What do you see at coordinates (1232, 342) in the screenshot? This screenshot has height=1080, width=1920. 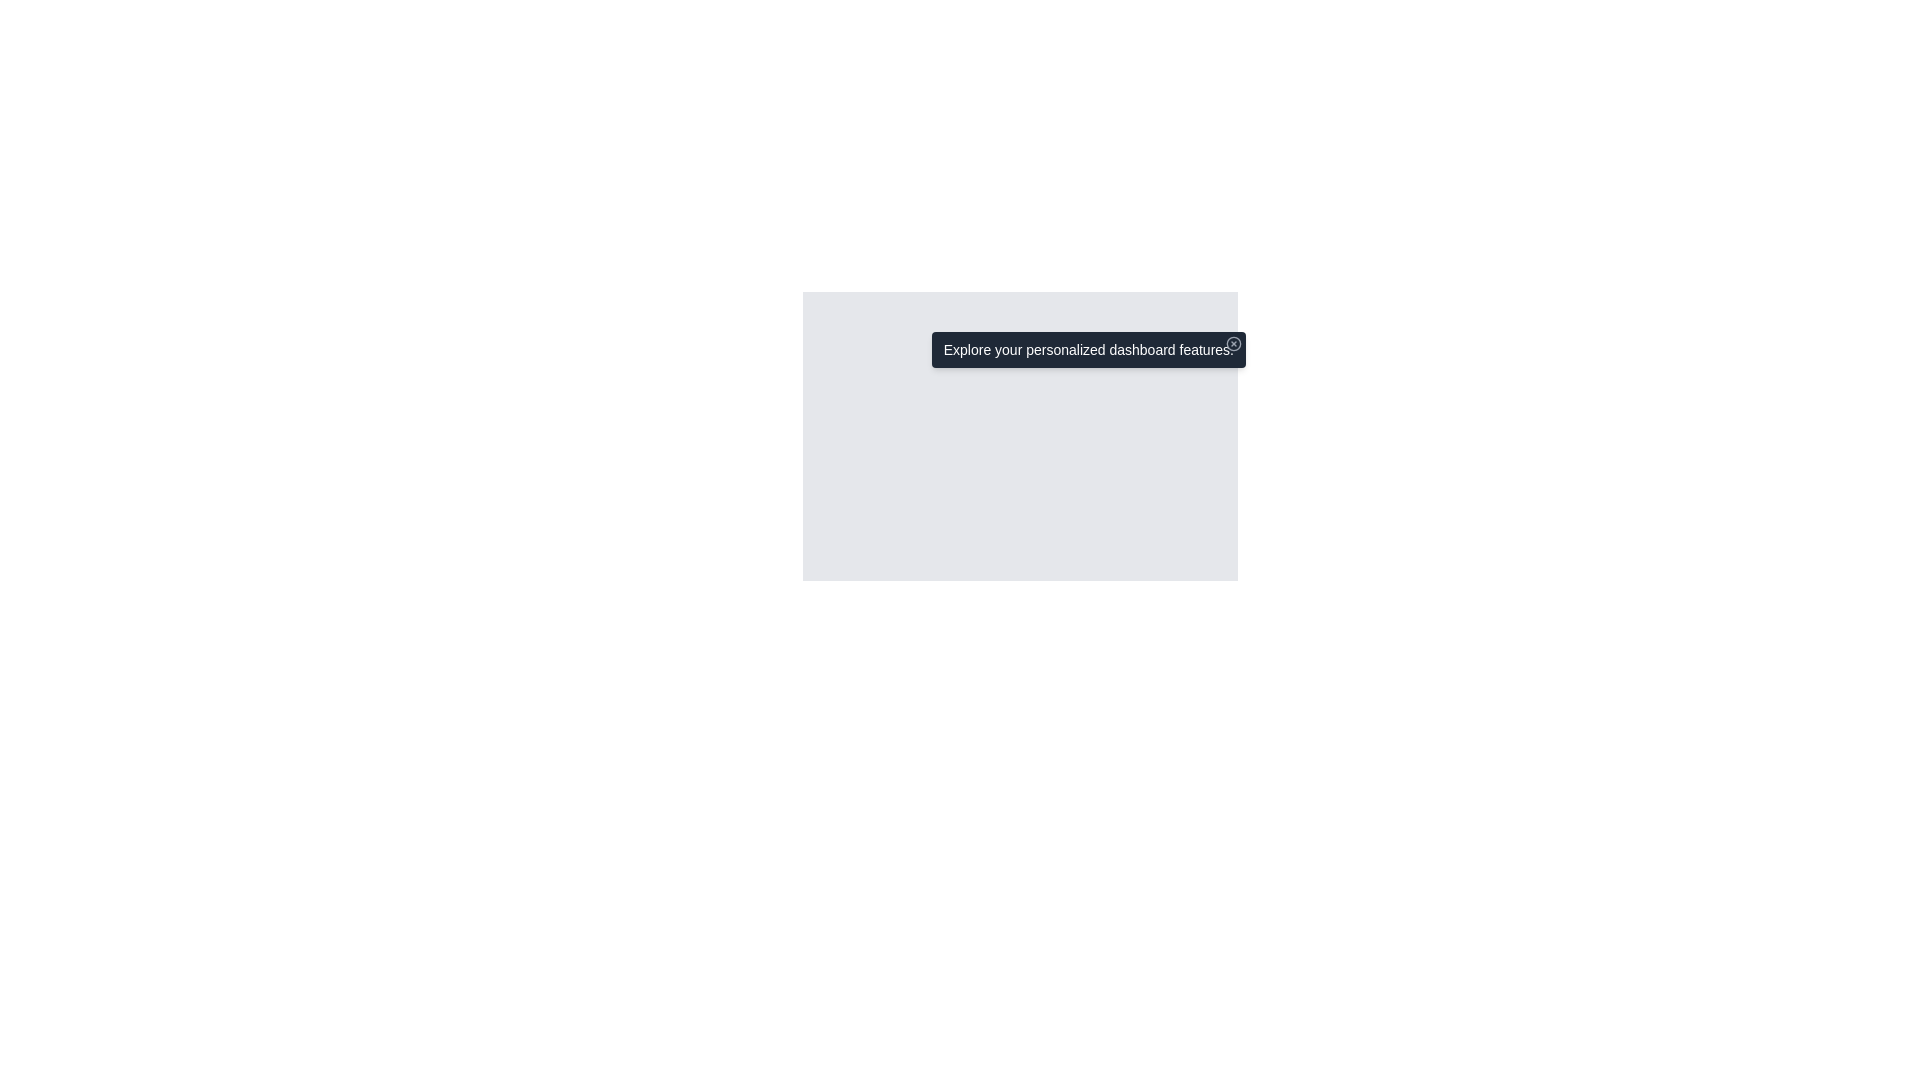 I see `the close button icon in the top-right corner of the tooltip displaying 'Explore your personalized dashboard features'` at bounding box center [1232, 342].